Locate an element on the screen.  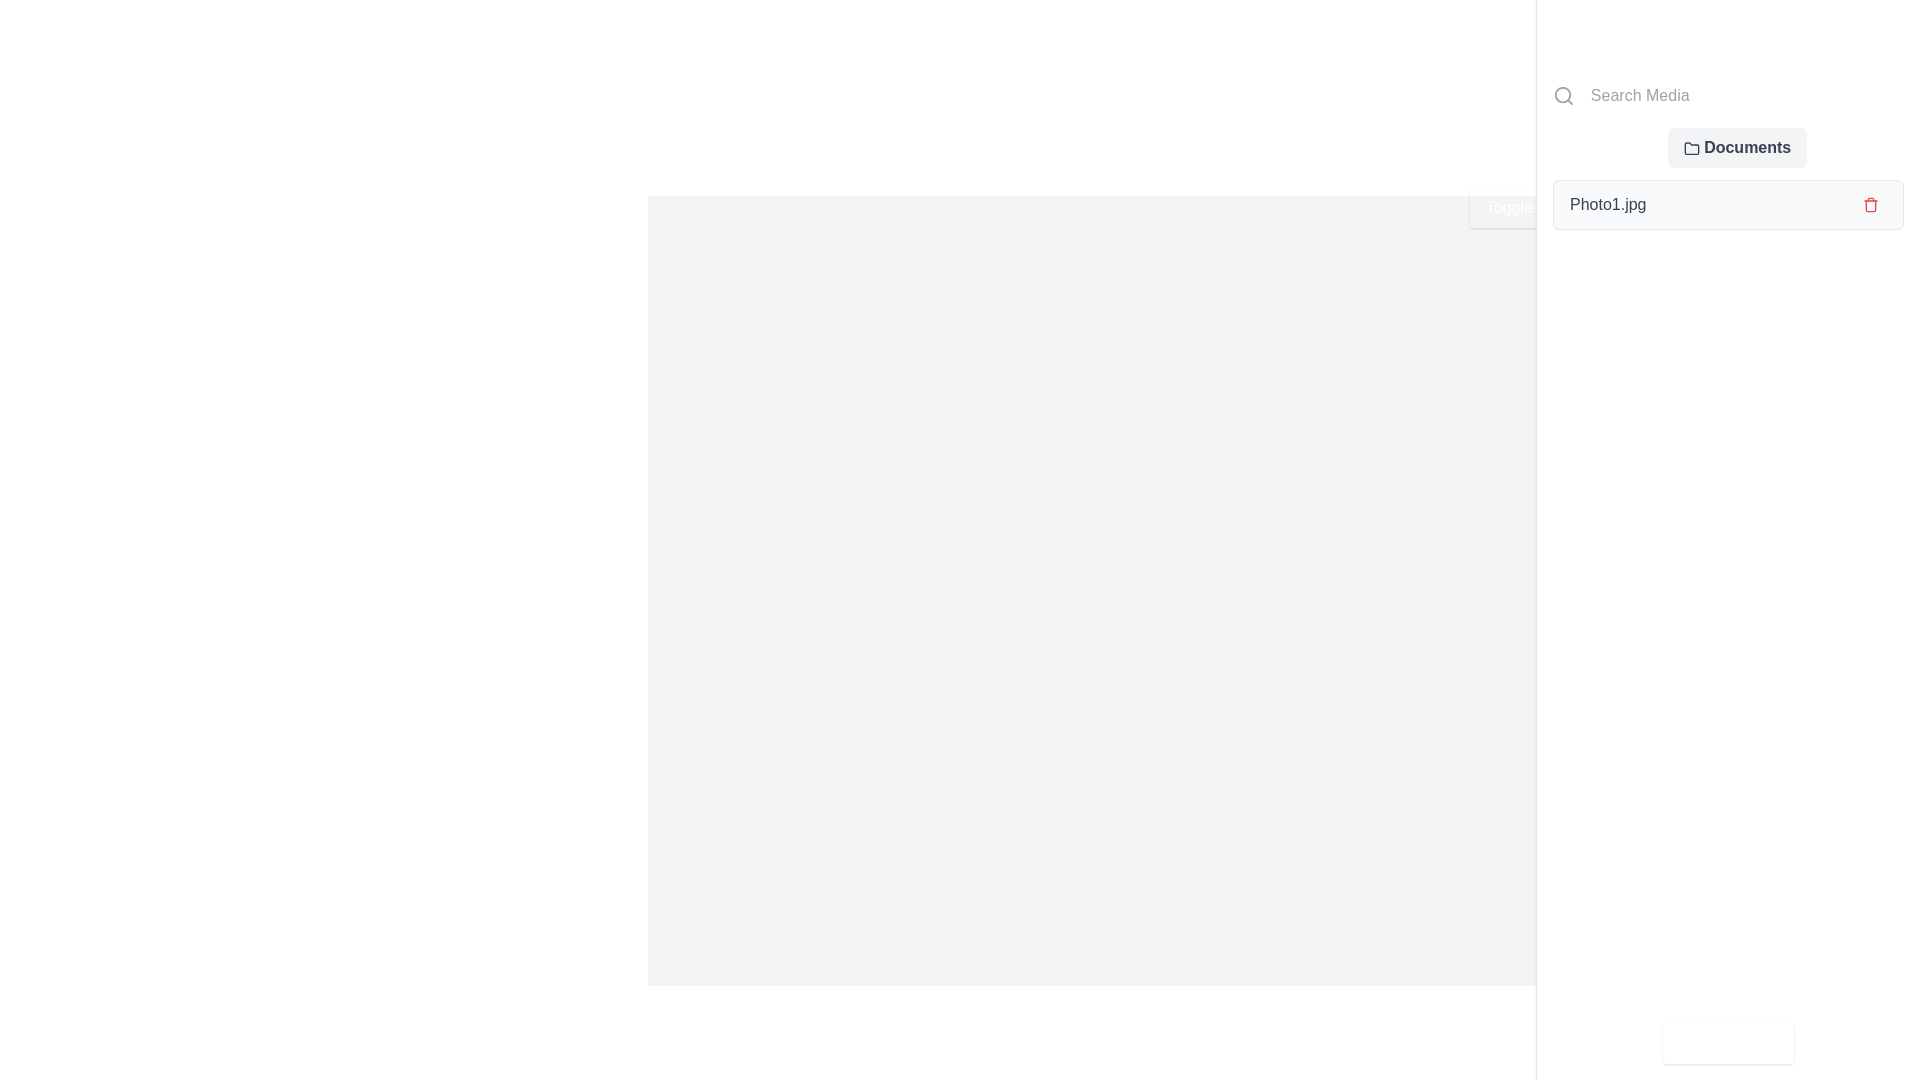
the close button located at the top-right corner of the Media Manager section is located at coordinates (1890, 30).